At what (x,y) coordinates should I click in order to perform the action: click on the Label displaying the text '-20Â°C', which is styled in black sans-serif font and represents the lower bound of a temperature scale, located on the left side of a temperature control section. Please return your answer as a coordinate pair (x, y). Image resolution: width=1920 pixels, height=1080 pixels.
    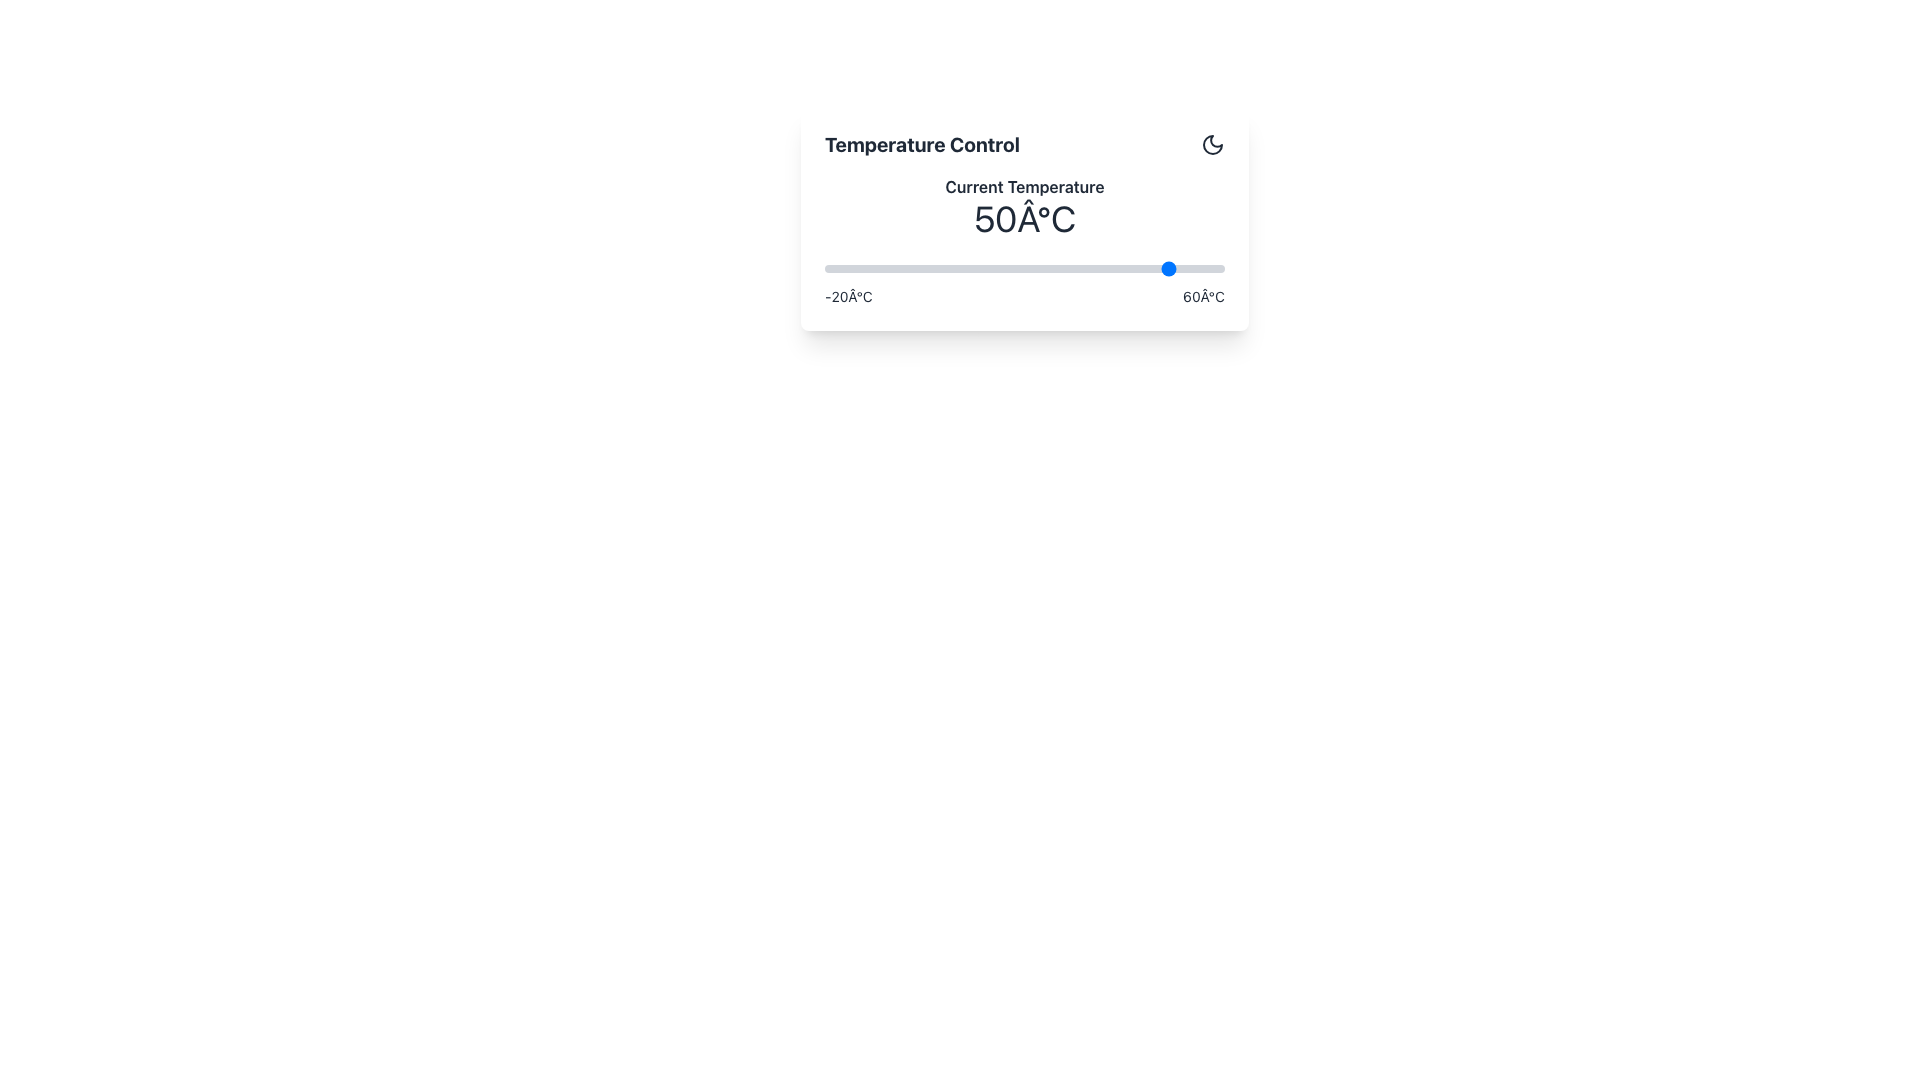
    Looking at the image, I should click on (848, 297).